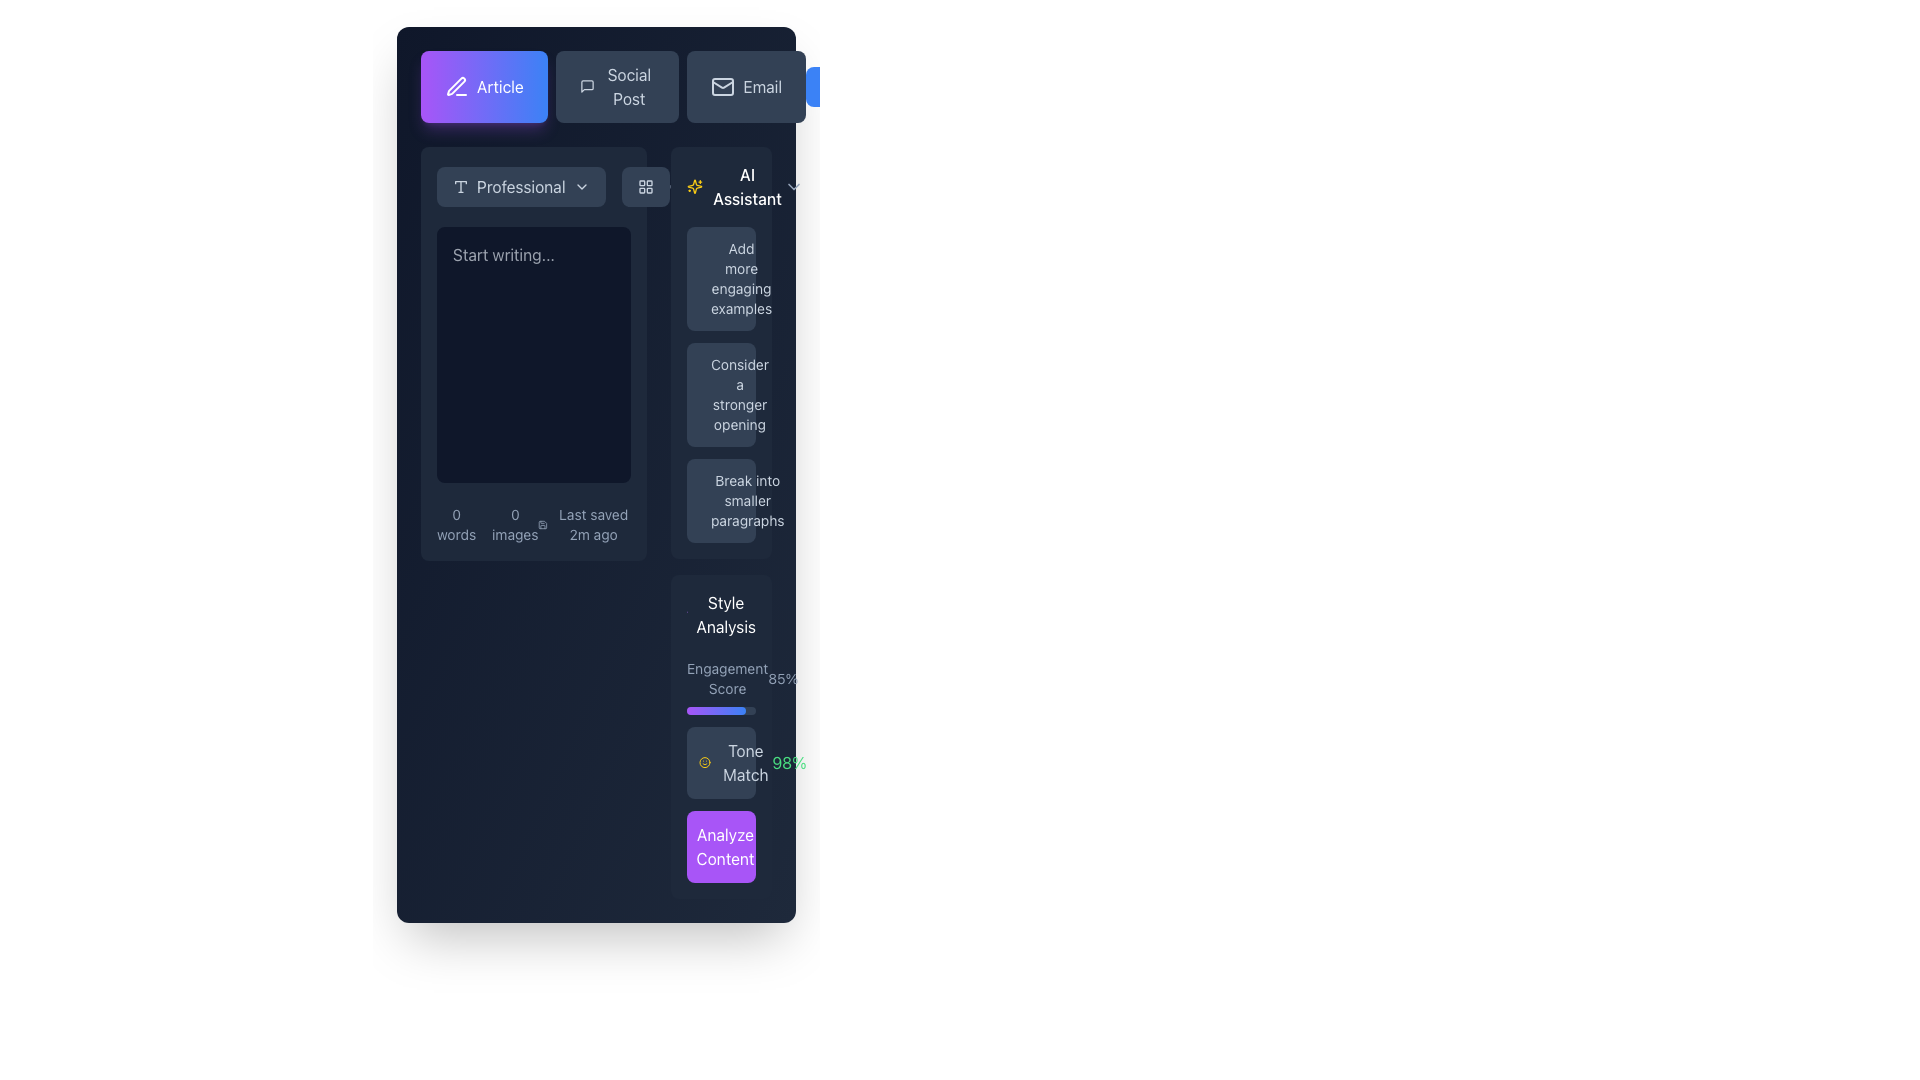 The image size is (1920, 1080). What do you see at coordinates (720, 677) in the screenshot?
I see `the engagement metric text display showing '85%' located in the 'Style Analysis' section, which is positioned above a progress bar and below the title 'Style Analysis'` at bounding box center [720, 677].